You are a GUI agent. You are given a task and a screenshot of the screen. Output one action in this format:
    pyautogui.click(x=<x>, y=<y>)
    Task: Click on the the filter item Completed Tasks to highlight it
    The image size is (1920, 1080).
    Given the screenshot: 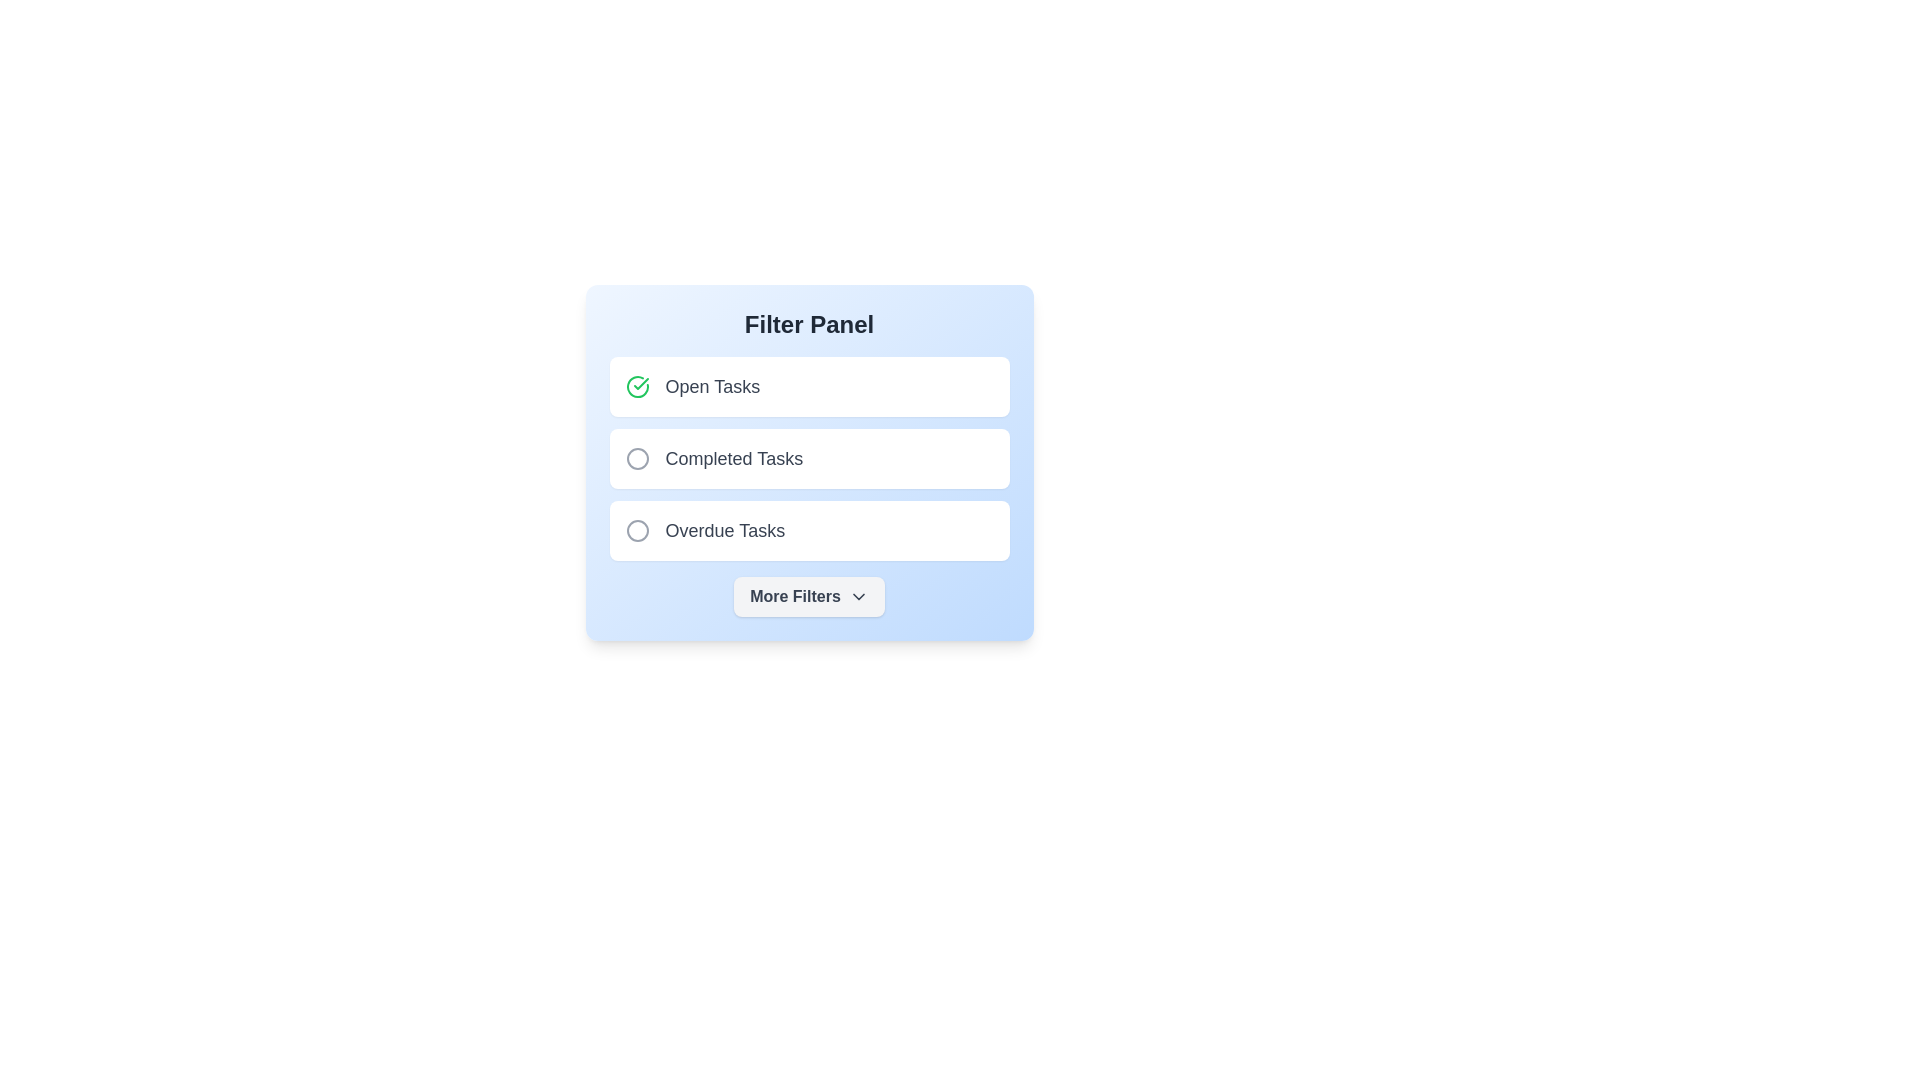 What is the action you would take?
    pyautogui.click(x=636, y=459)
    